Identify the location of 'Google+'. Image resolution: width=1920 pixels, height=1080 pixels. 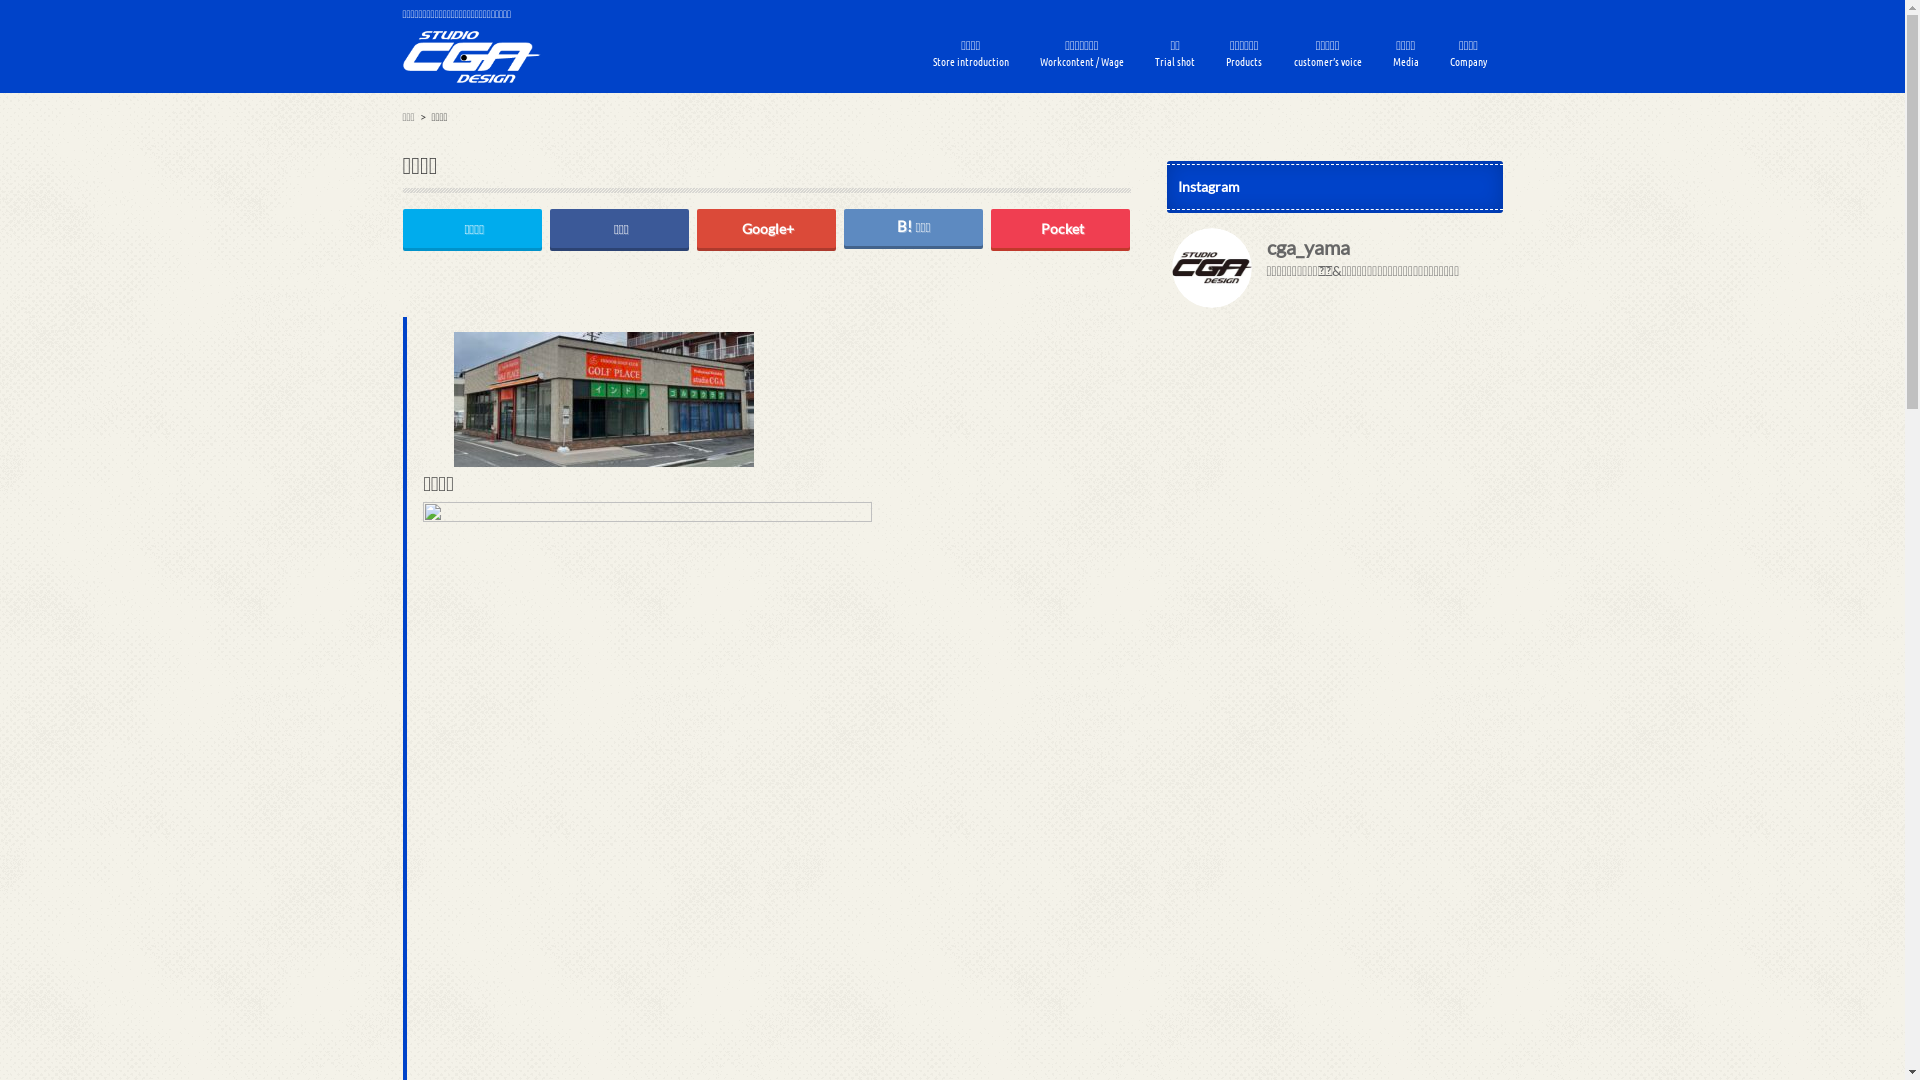
(766, 226).